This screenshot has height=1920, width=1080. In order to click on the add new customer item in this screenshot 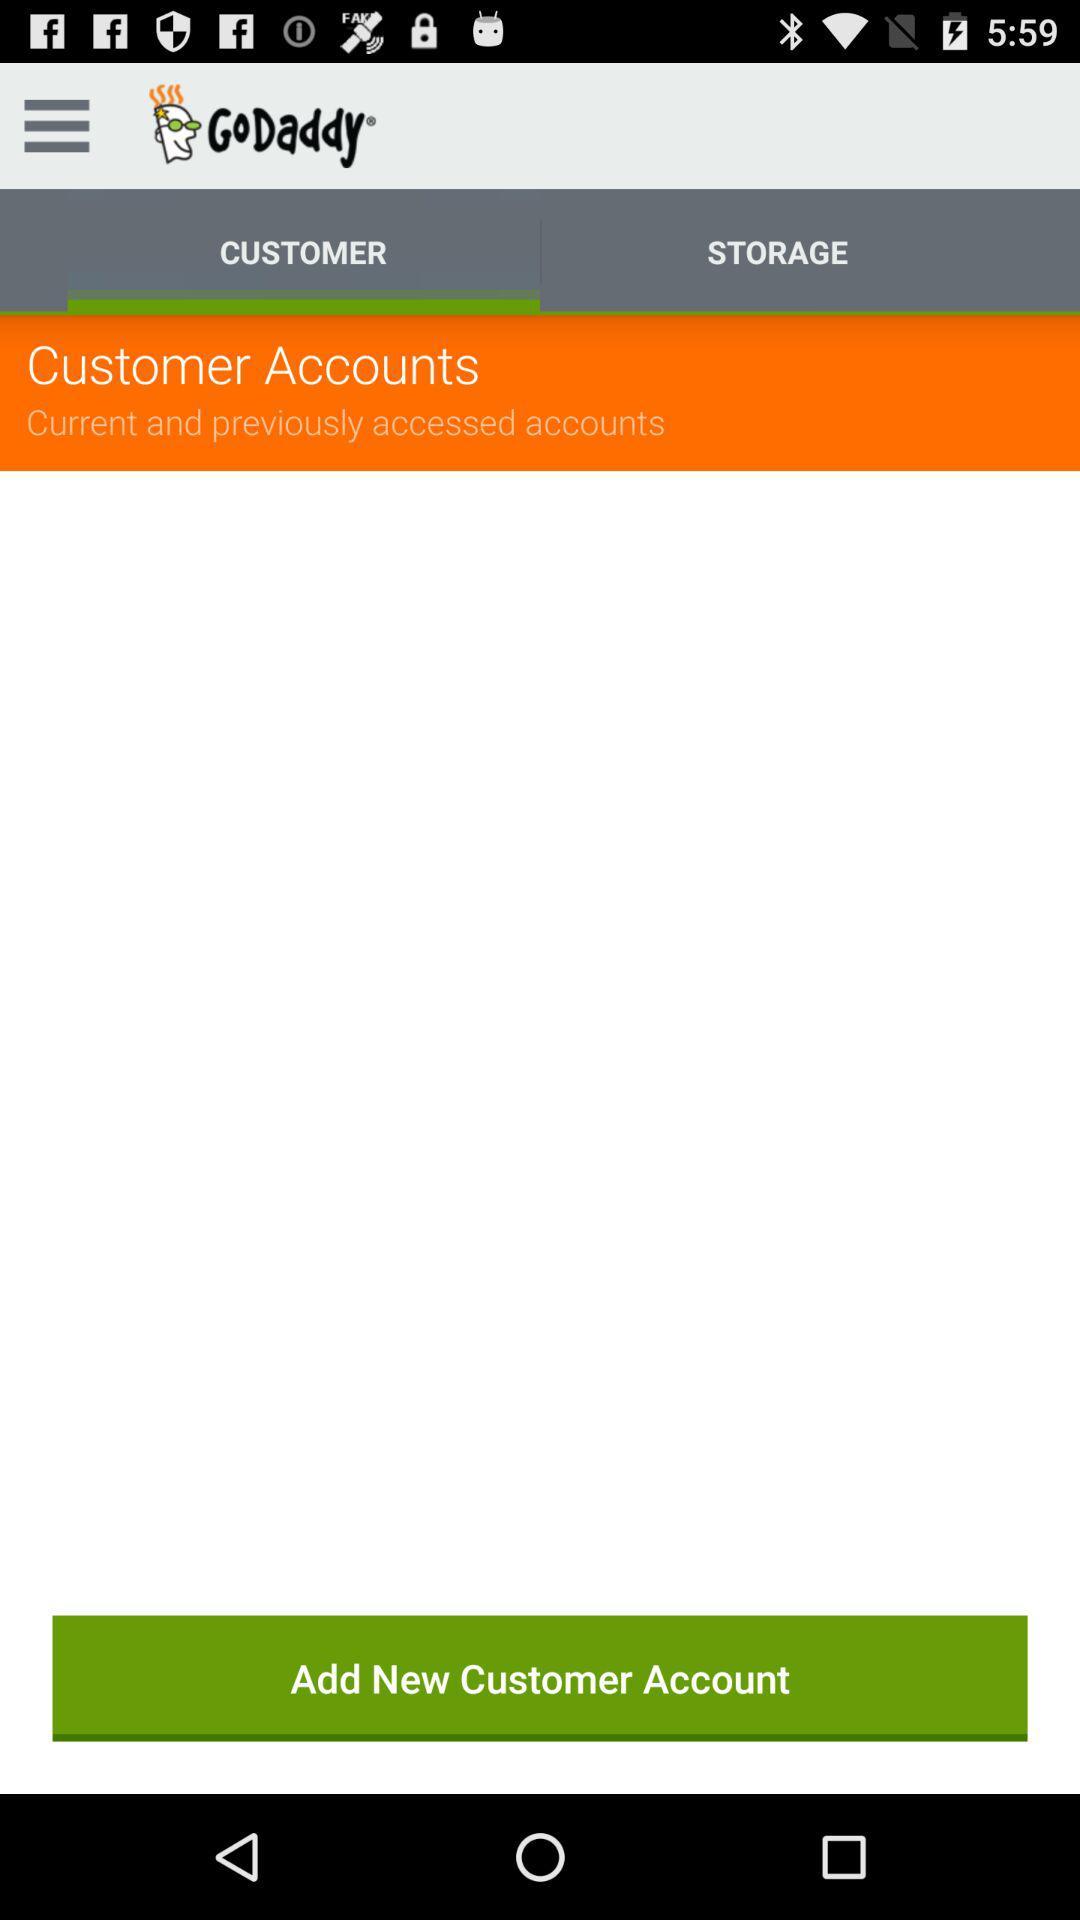, I will do `click(540, 1678)`.